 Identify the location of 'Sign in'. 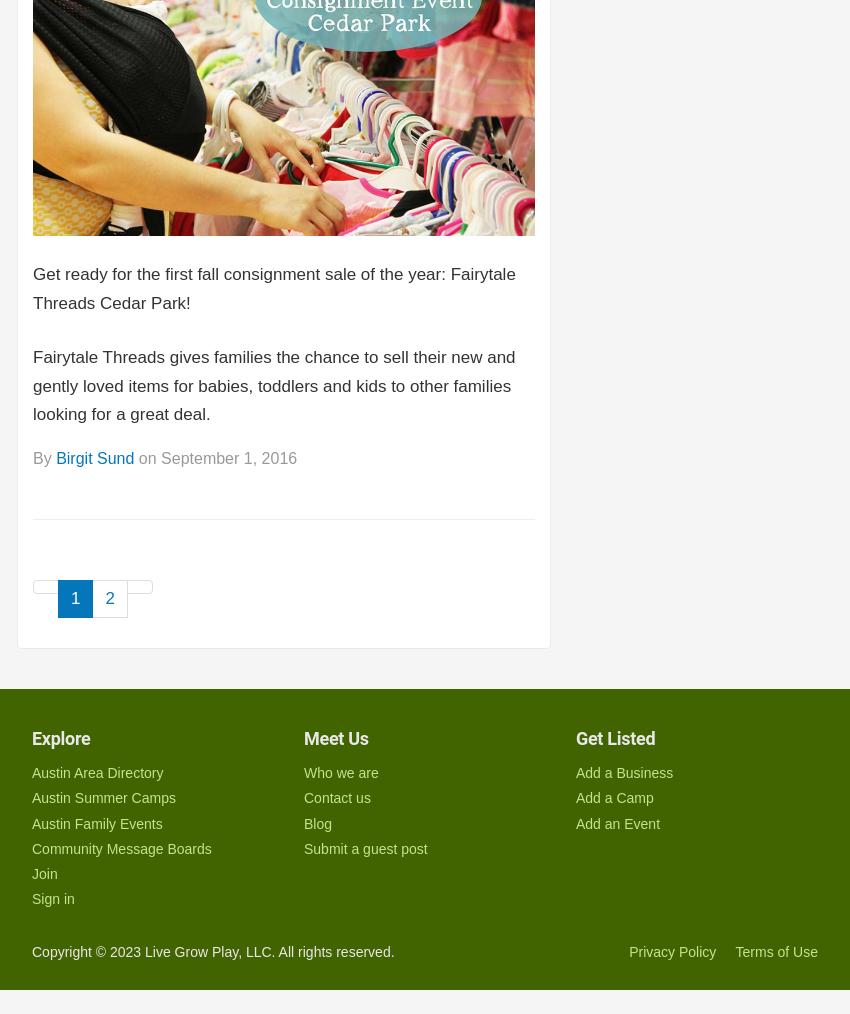
(30, 898).